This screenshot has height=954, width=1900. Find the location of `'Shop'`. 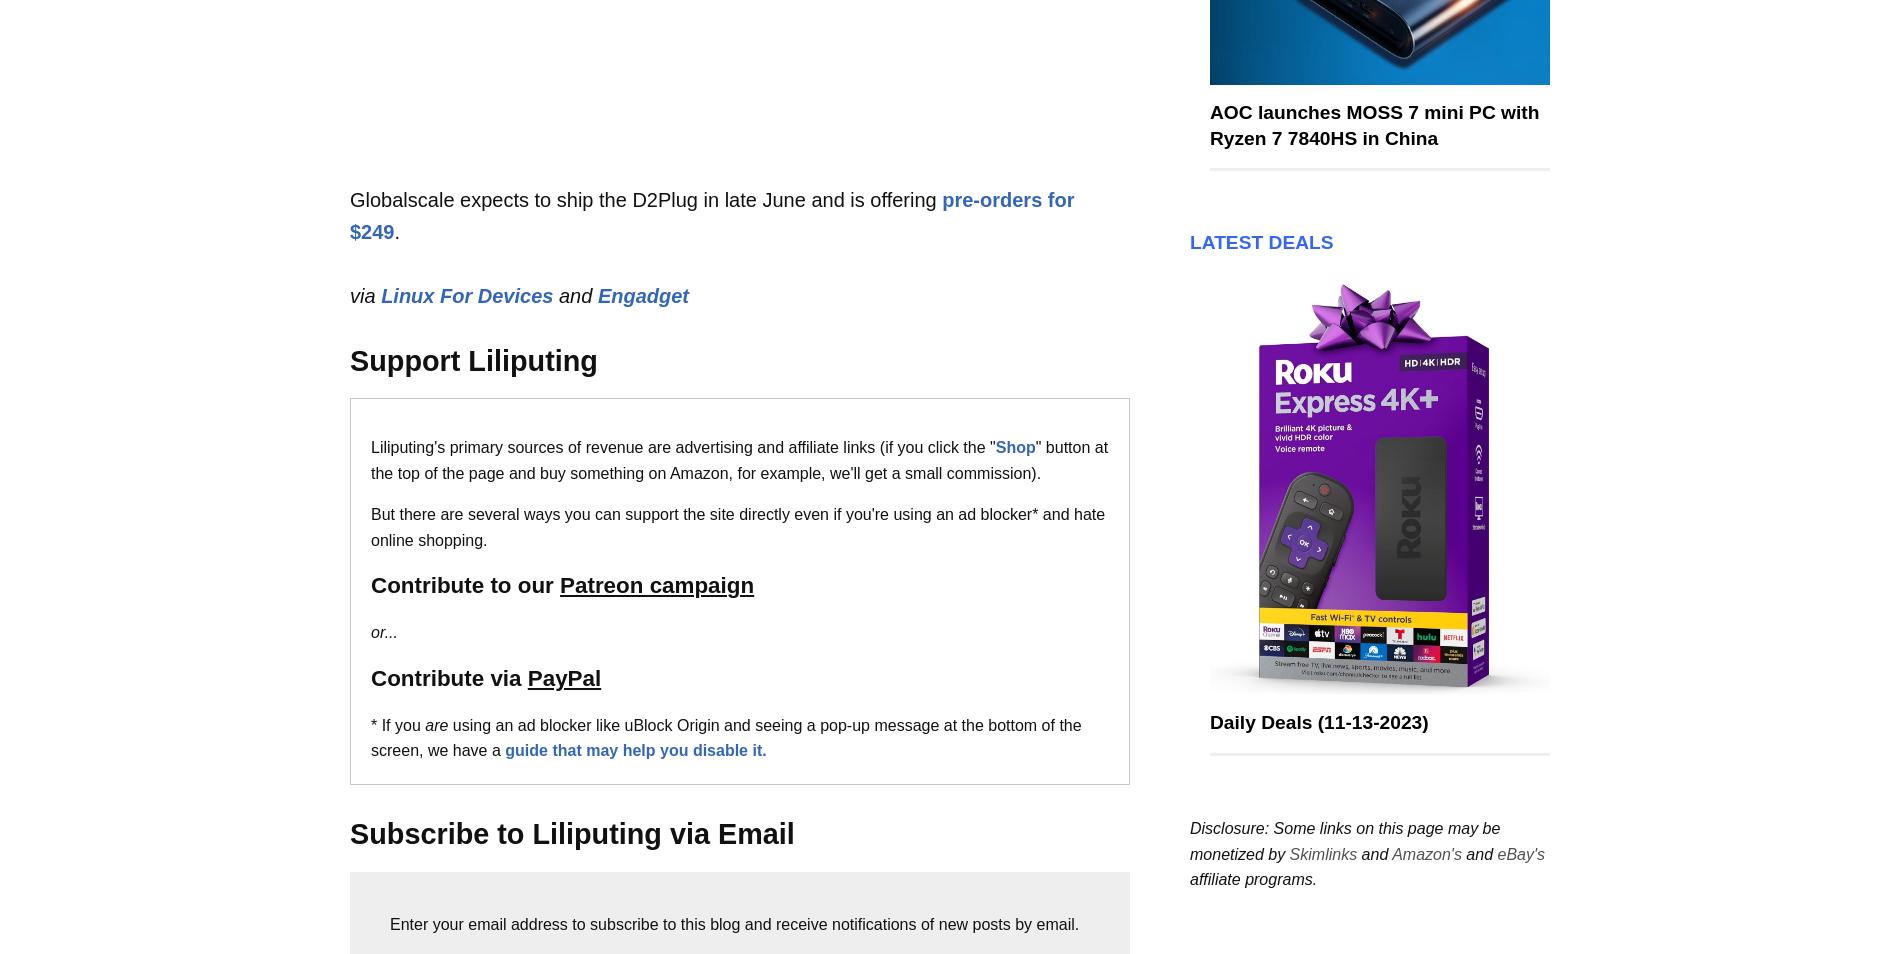

'Shop' is located at coordinates (1014, 447).